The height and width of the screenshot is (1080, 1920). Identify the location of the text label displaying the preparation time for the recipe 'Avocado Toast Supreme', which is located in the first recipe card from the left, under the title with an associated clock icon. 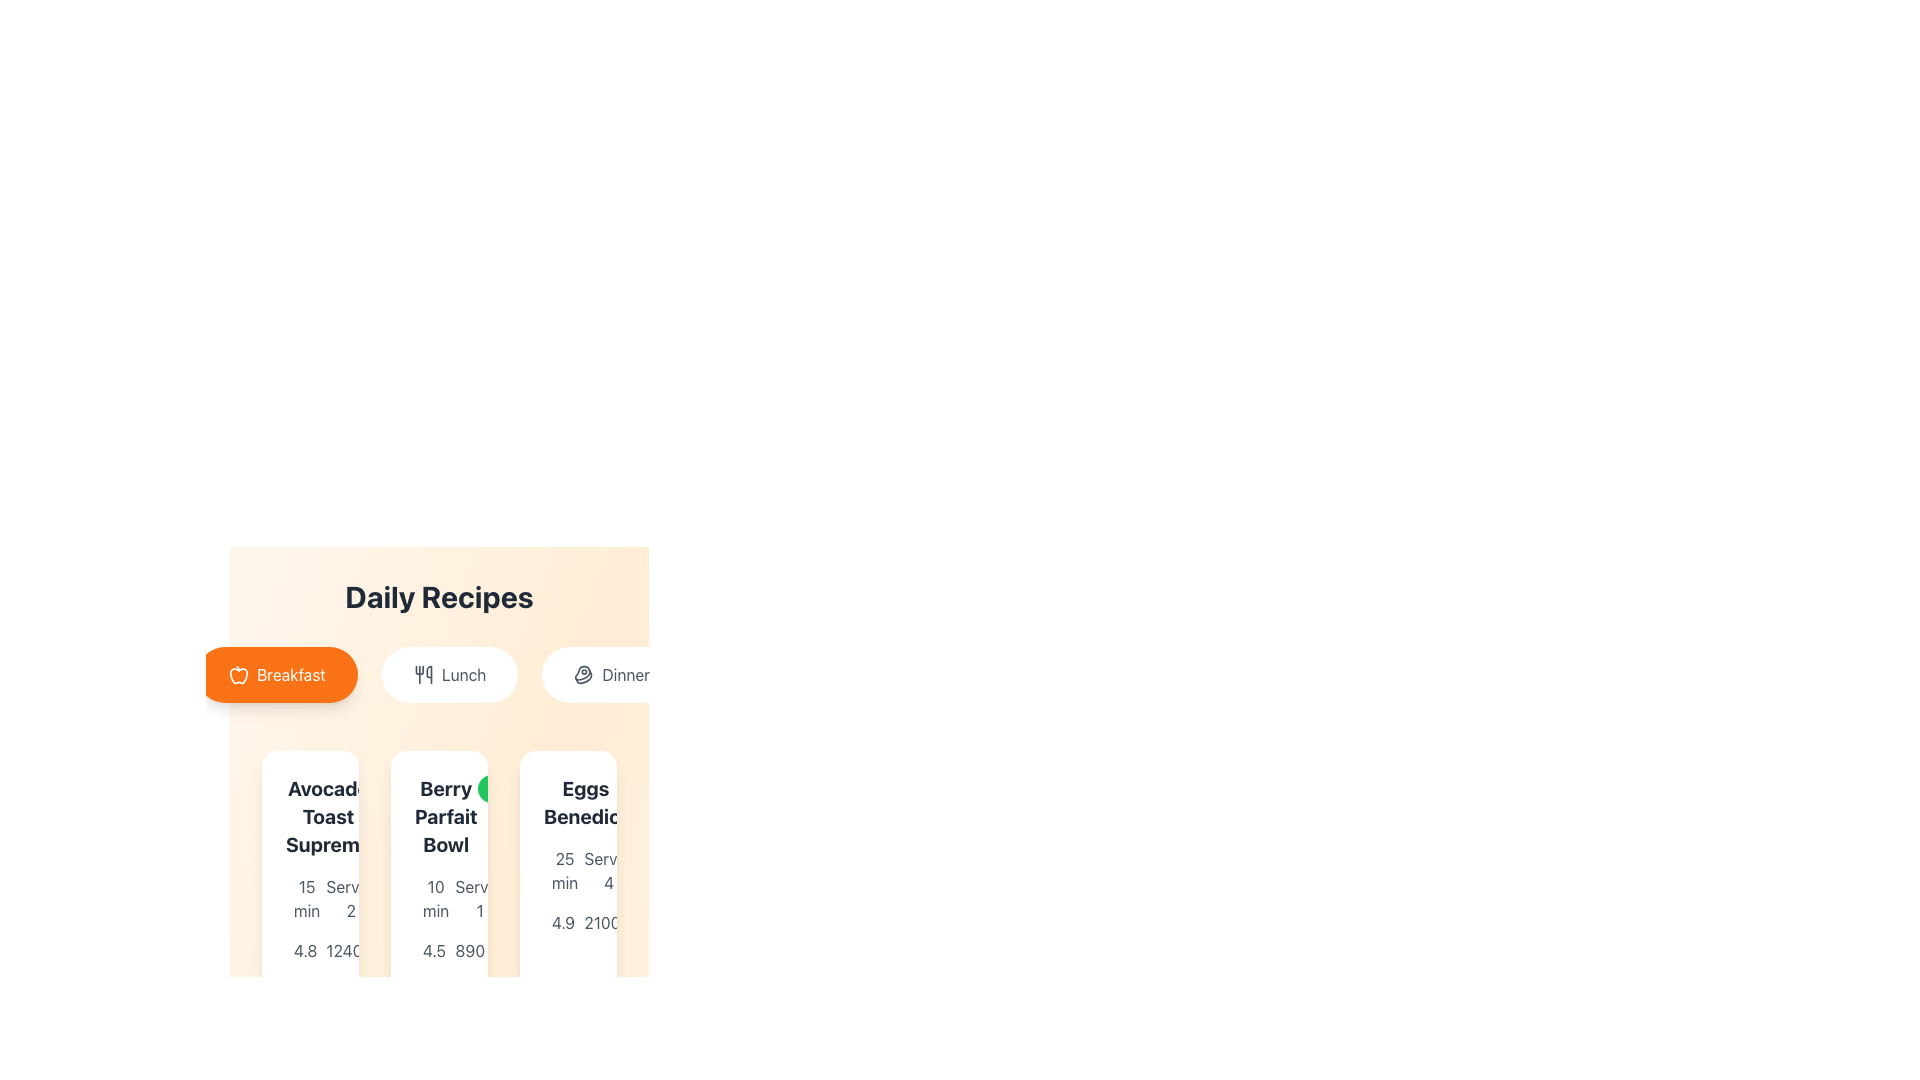
(293, 897).